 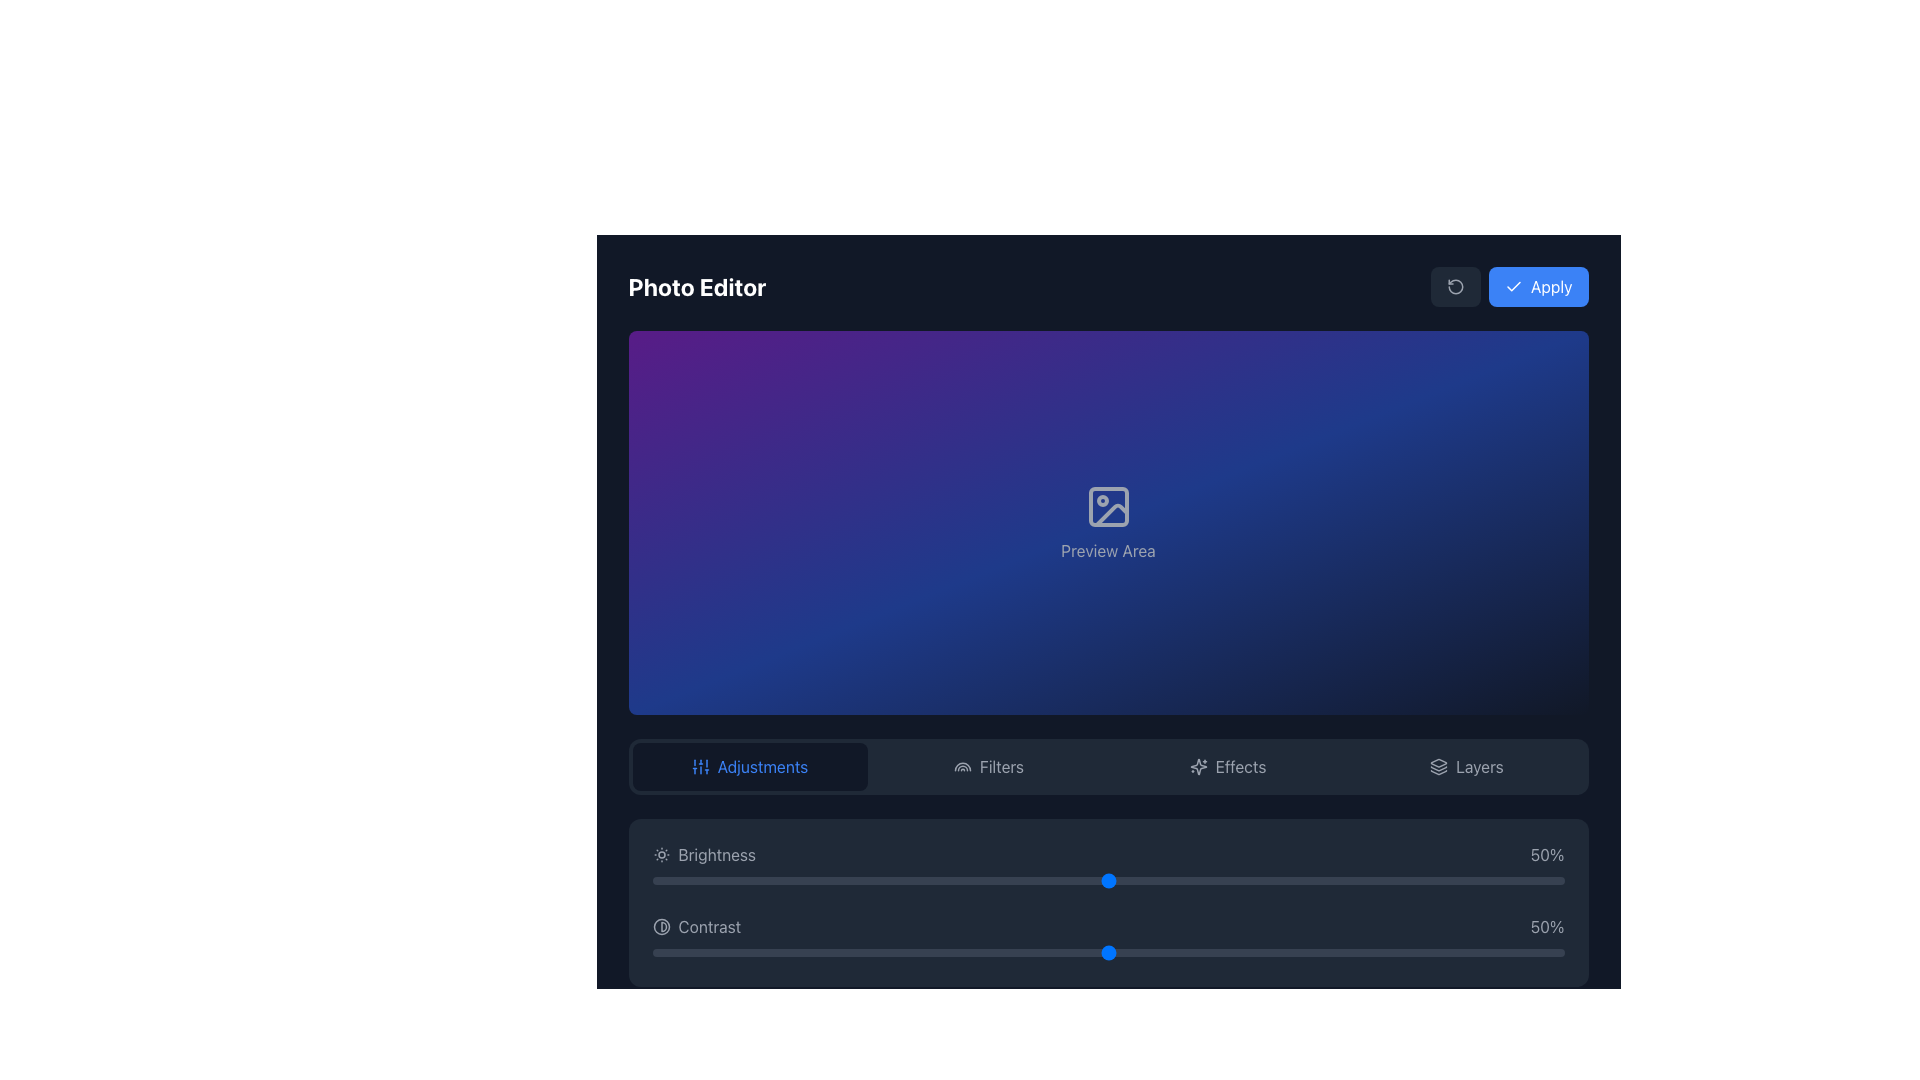 What do you see at coordinates (1509, 286) in the screenshot?
I see `the blue 'Apply' button with rounded corners located in the upper-right section of the header in the photo editor interface` at bounding box center [1509, 286].